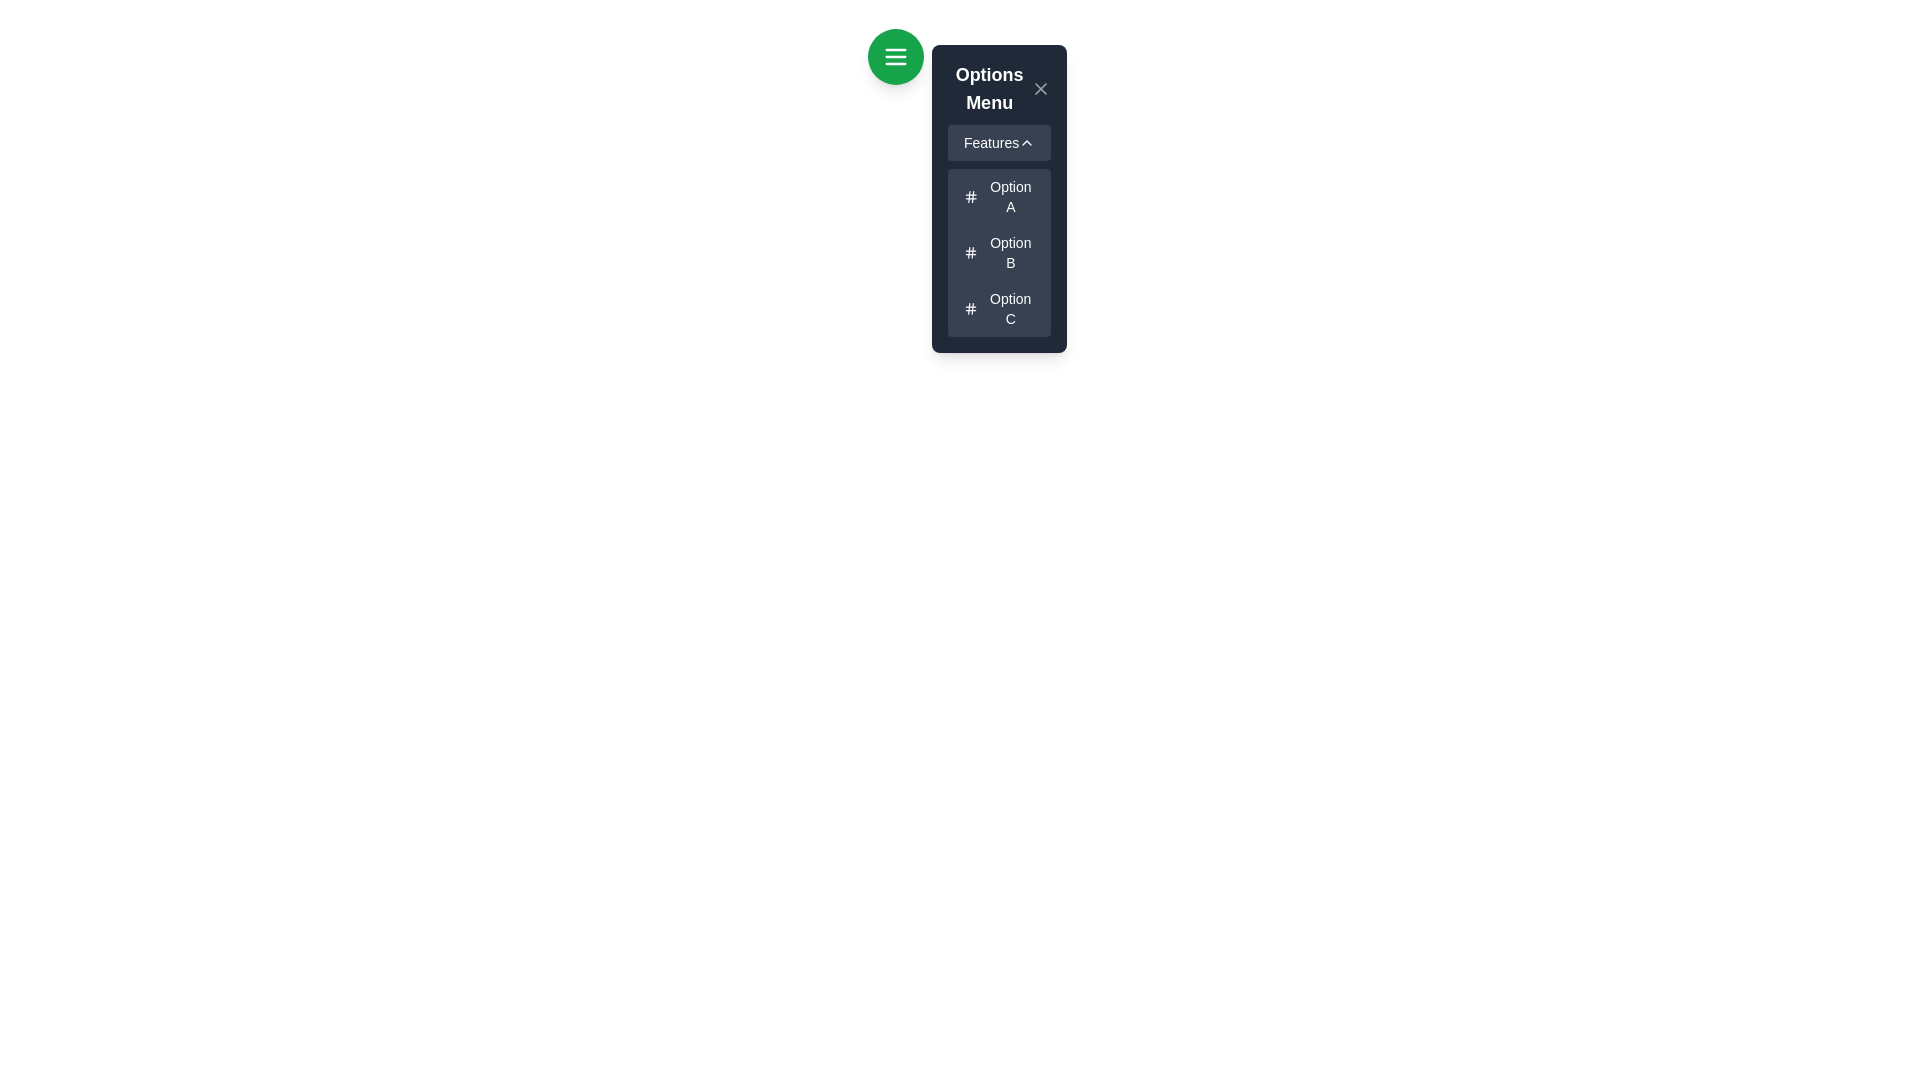  I want to click on the close button located in the top-right corner of the 'Options Menu', so click(1040, 87).